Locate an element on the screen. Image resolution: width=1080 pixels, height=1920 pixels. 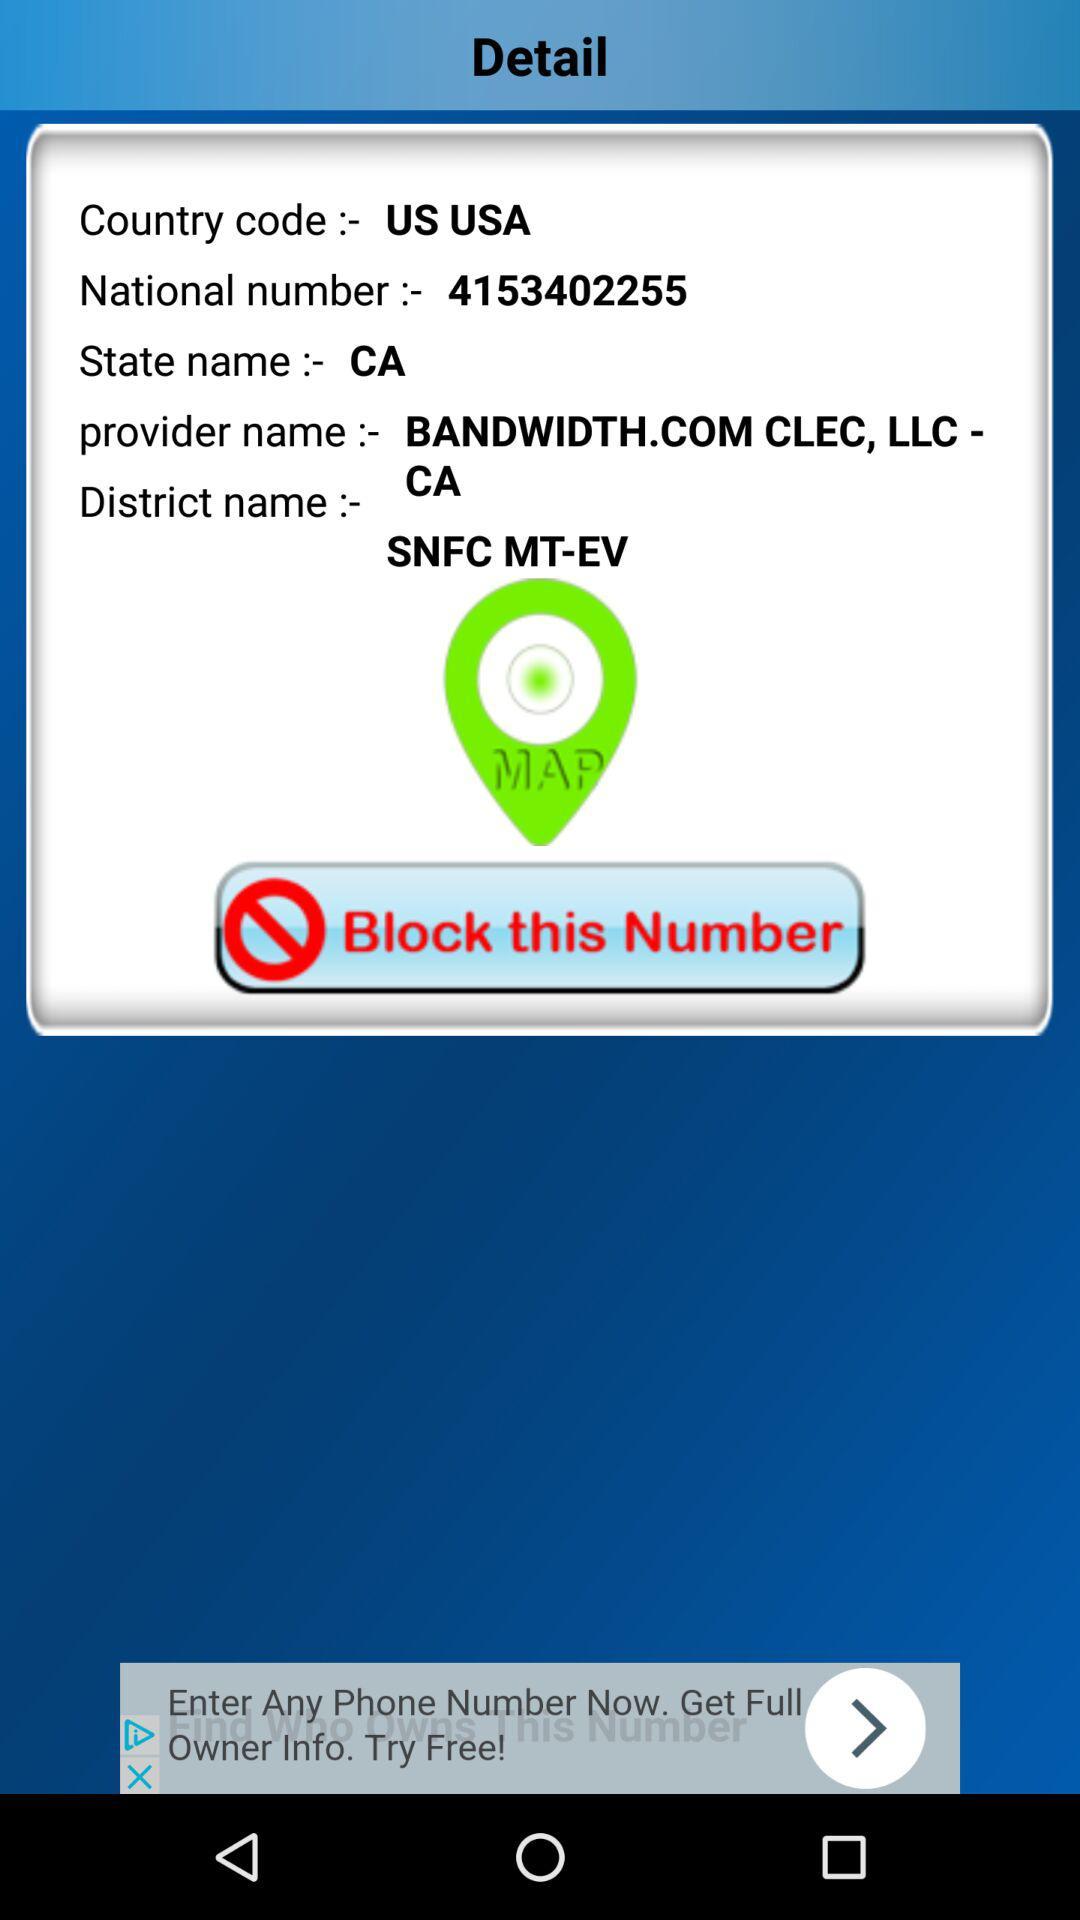
advertisement to look up phone numbers is located at coordinates (540, 1727).